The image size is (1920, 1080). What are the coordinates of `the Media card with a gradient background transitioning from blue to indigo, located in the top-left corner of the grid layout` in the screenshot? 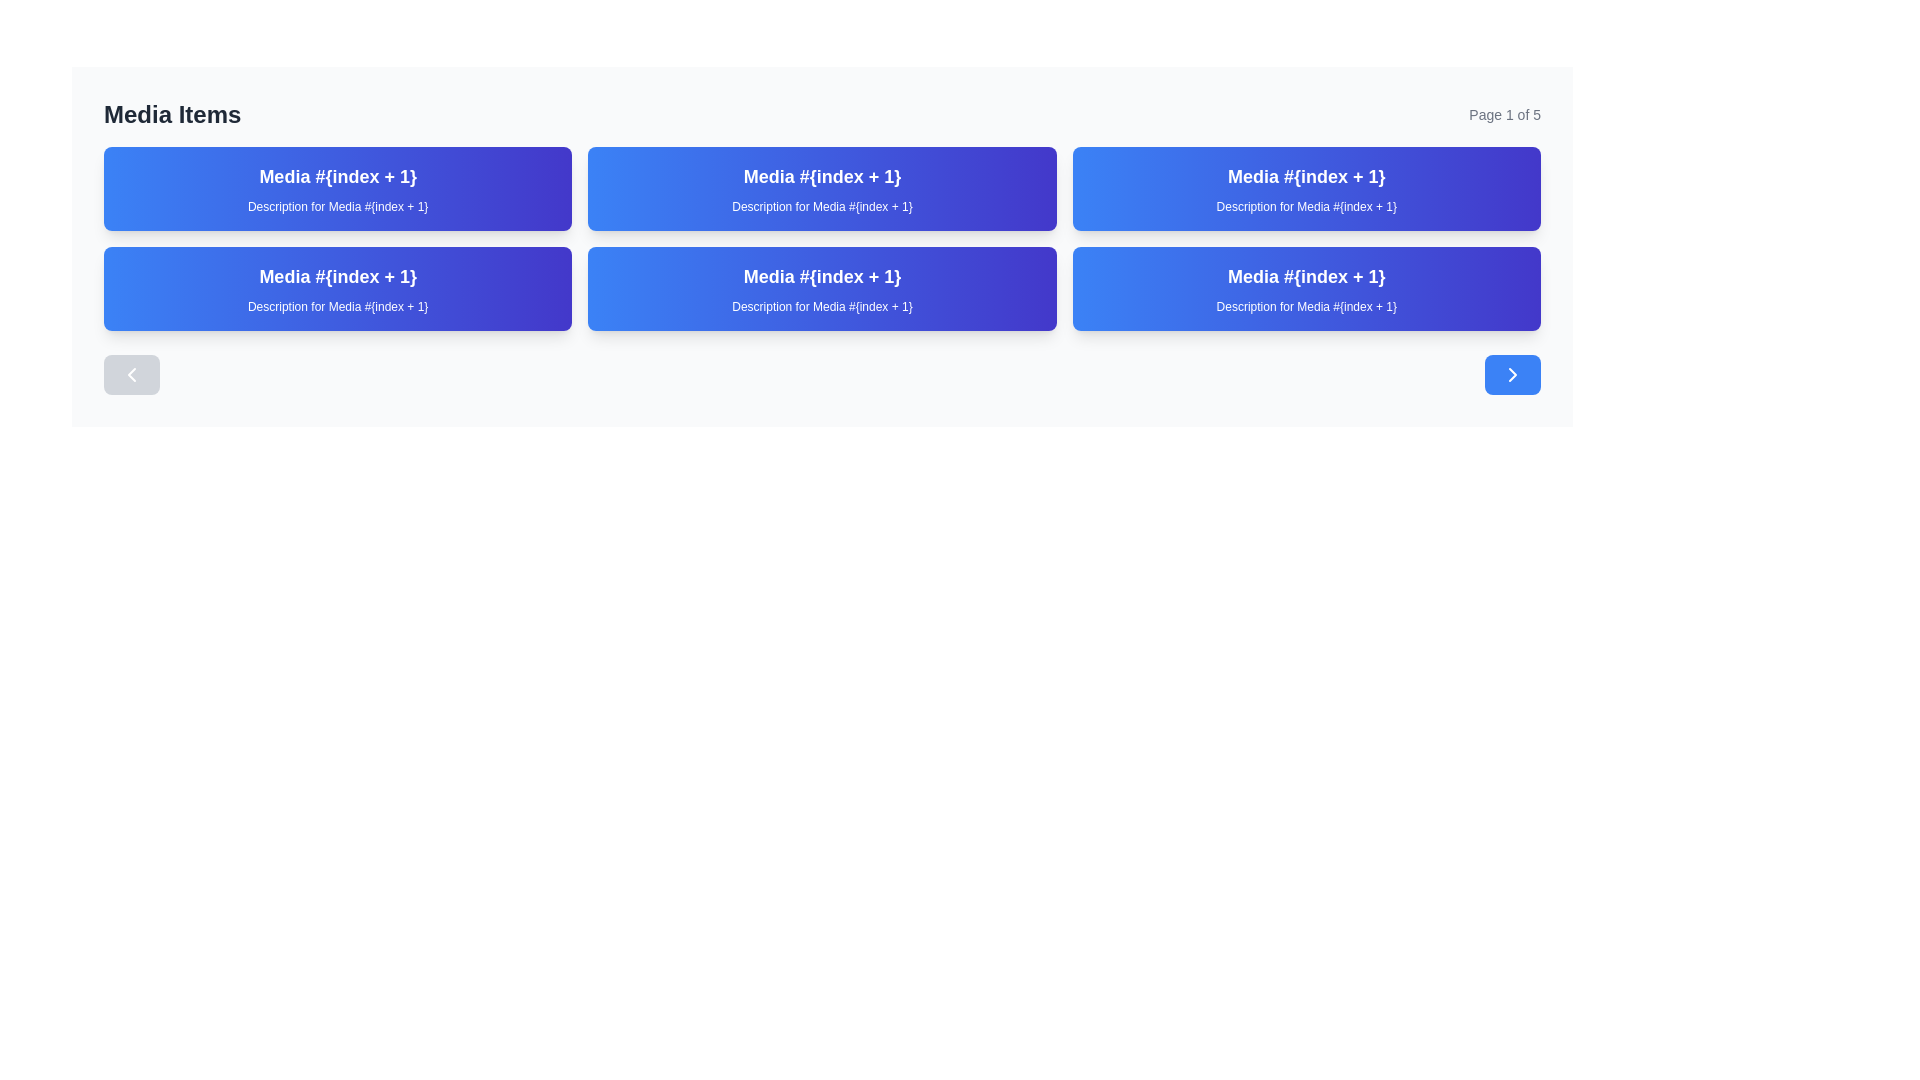 It's located at (338, 189).